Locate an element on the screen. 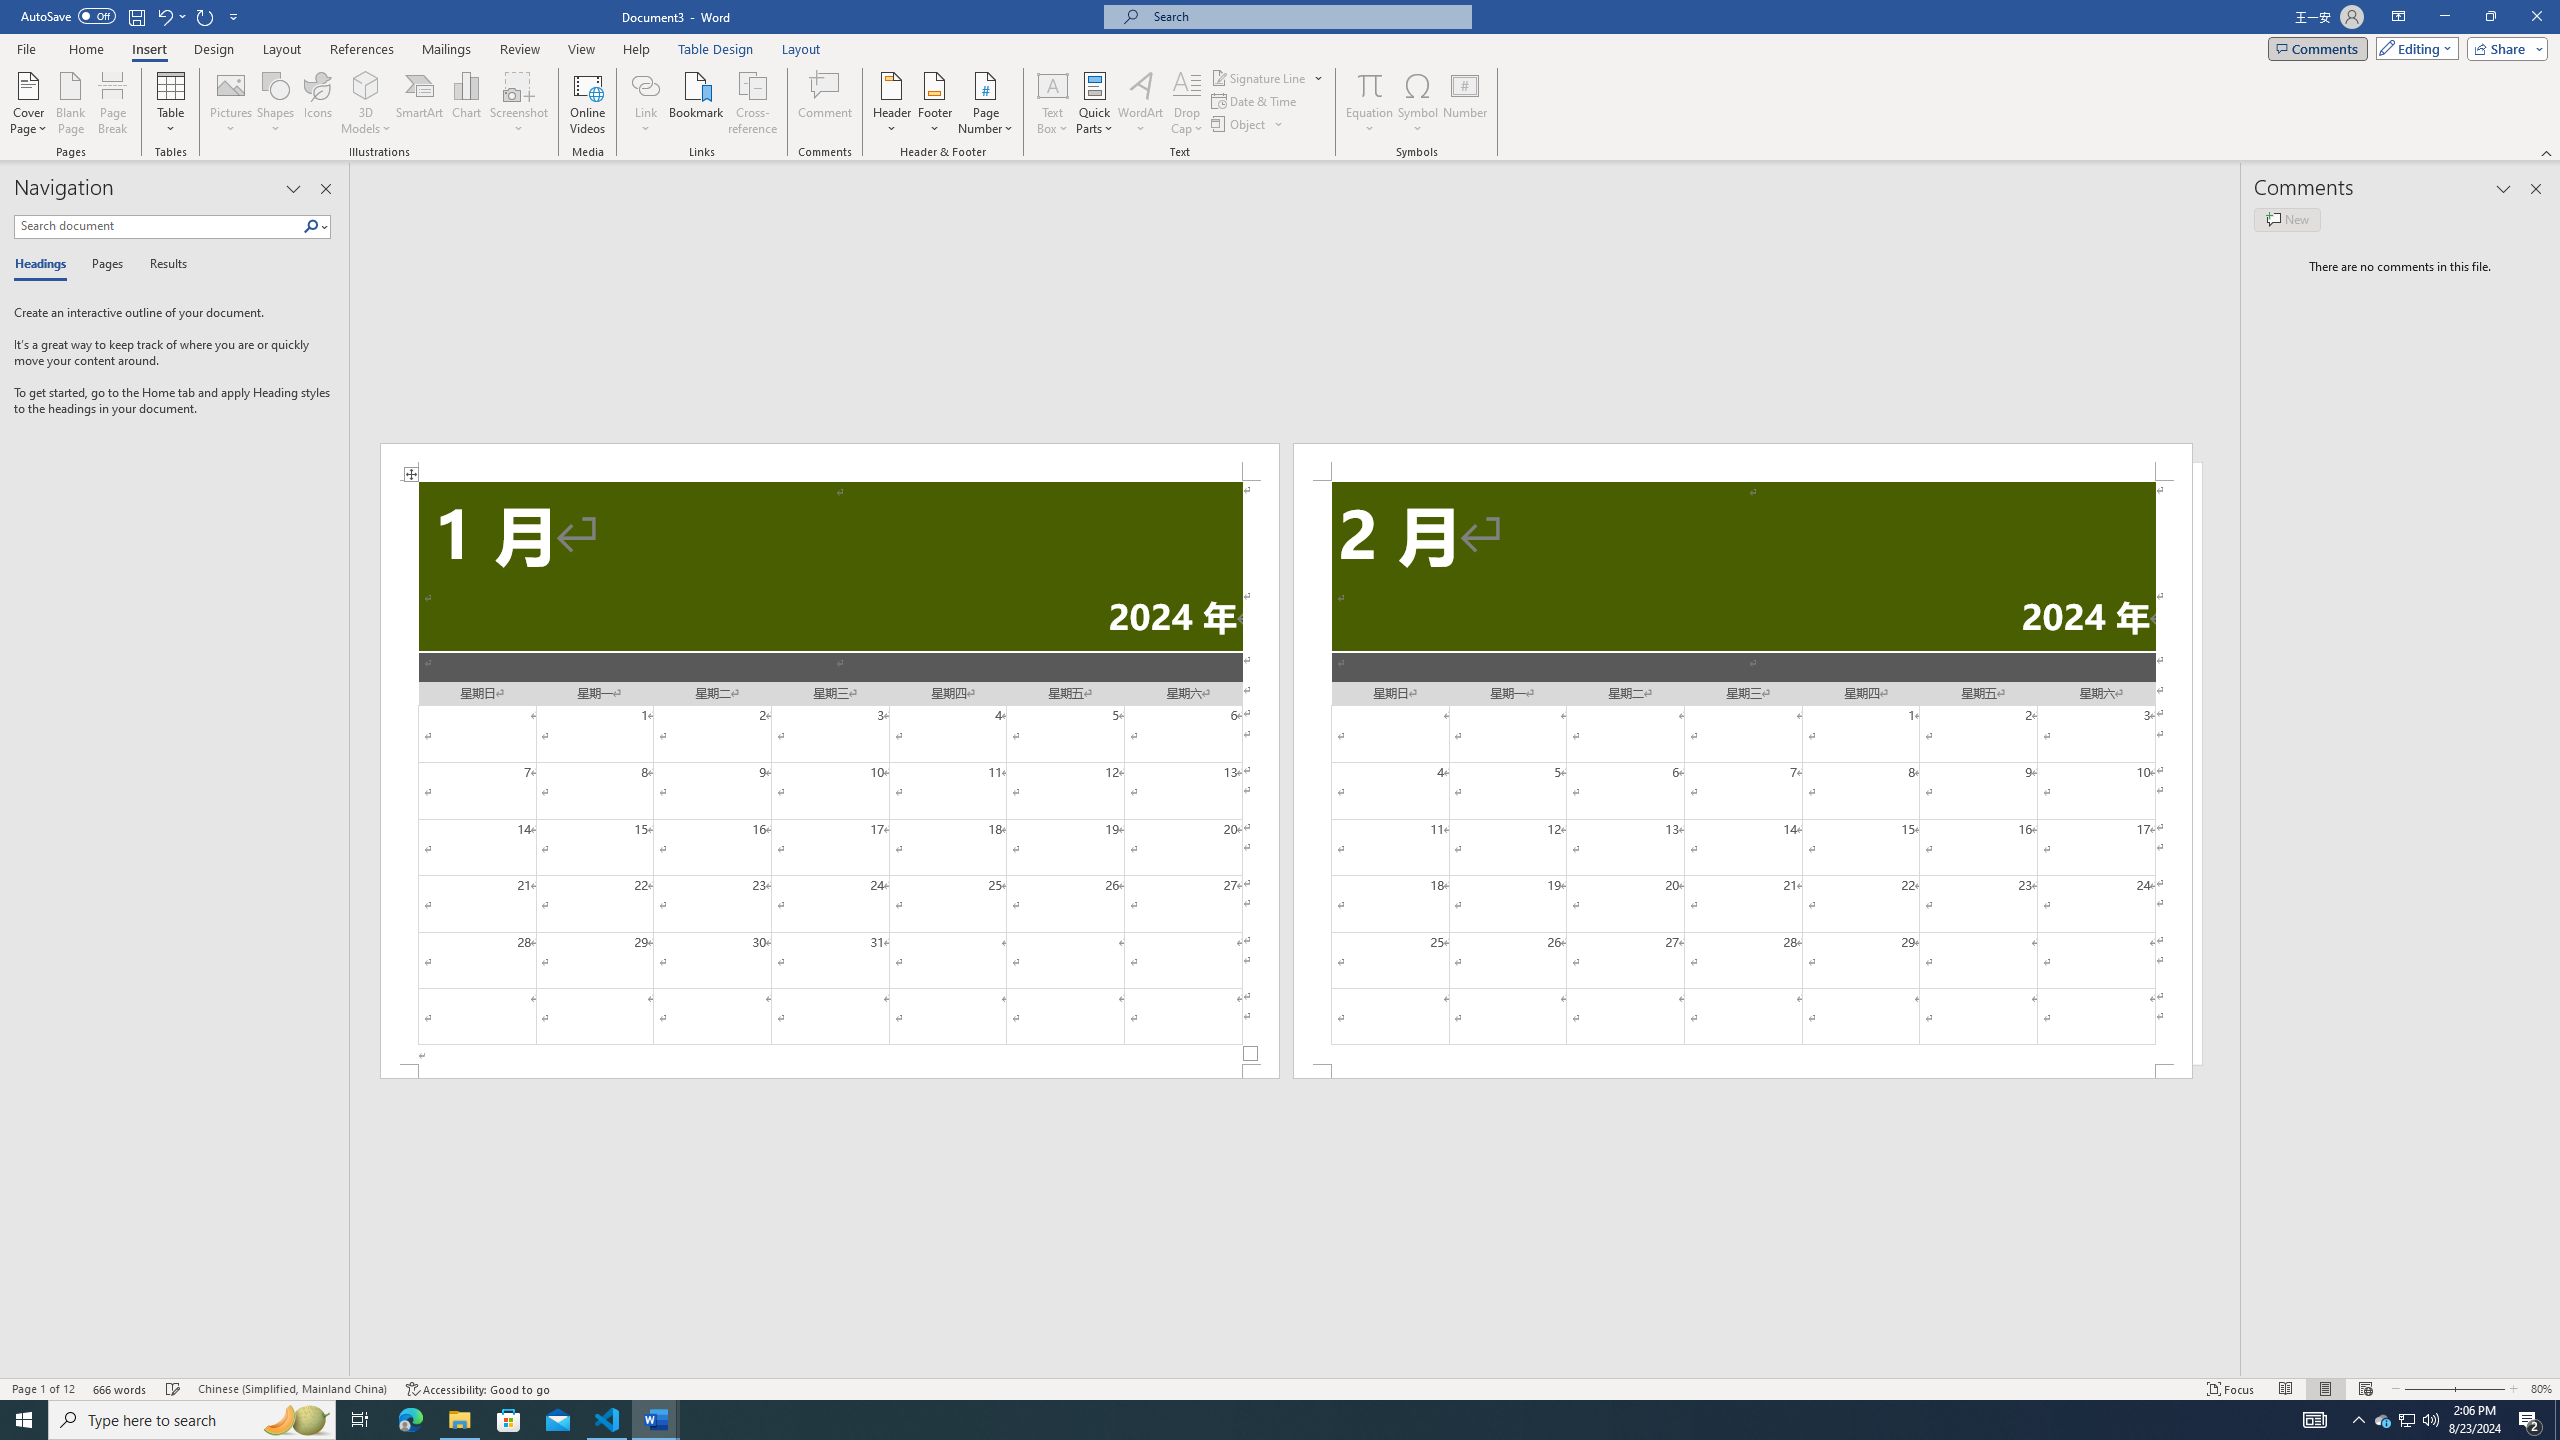 Image resolution: width=2560 pixels, height=1440 pixels. 'Cover Page' is located at coordinates (28, 103).